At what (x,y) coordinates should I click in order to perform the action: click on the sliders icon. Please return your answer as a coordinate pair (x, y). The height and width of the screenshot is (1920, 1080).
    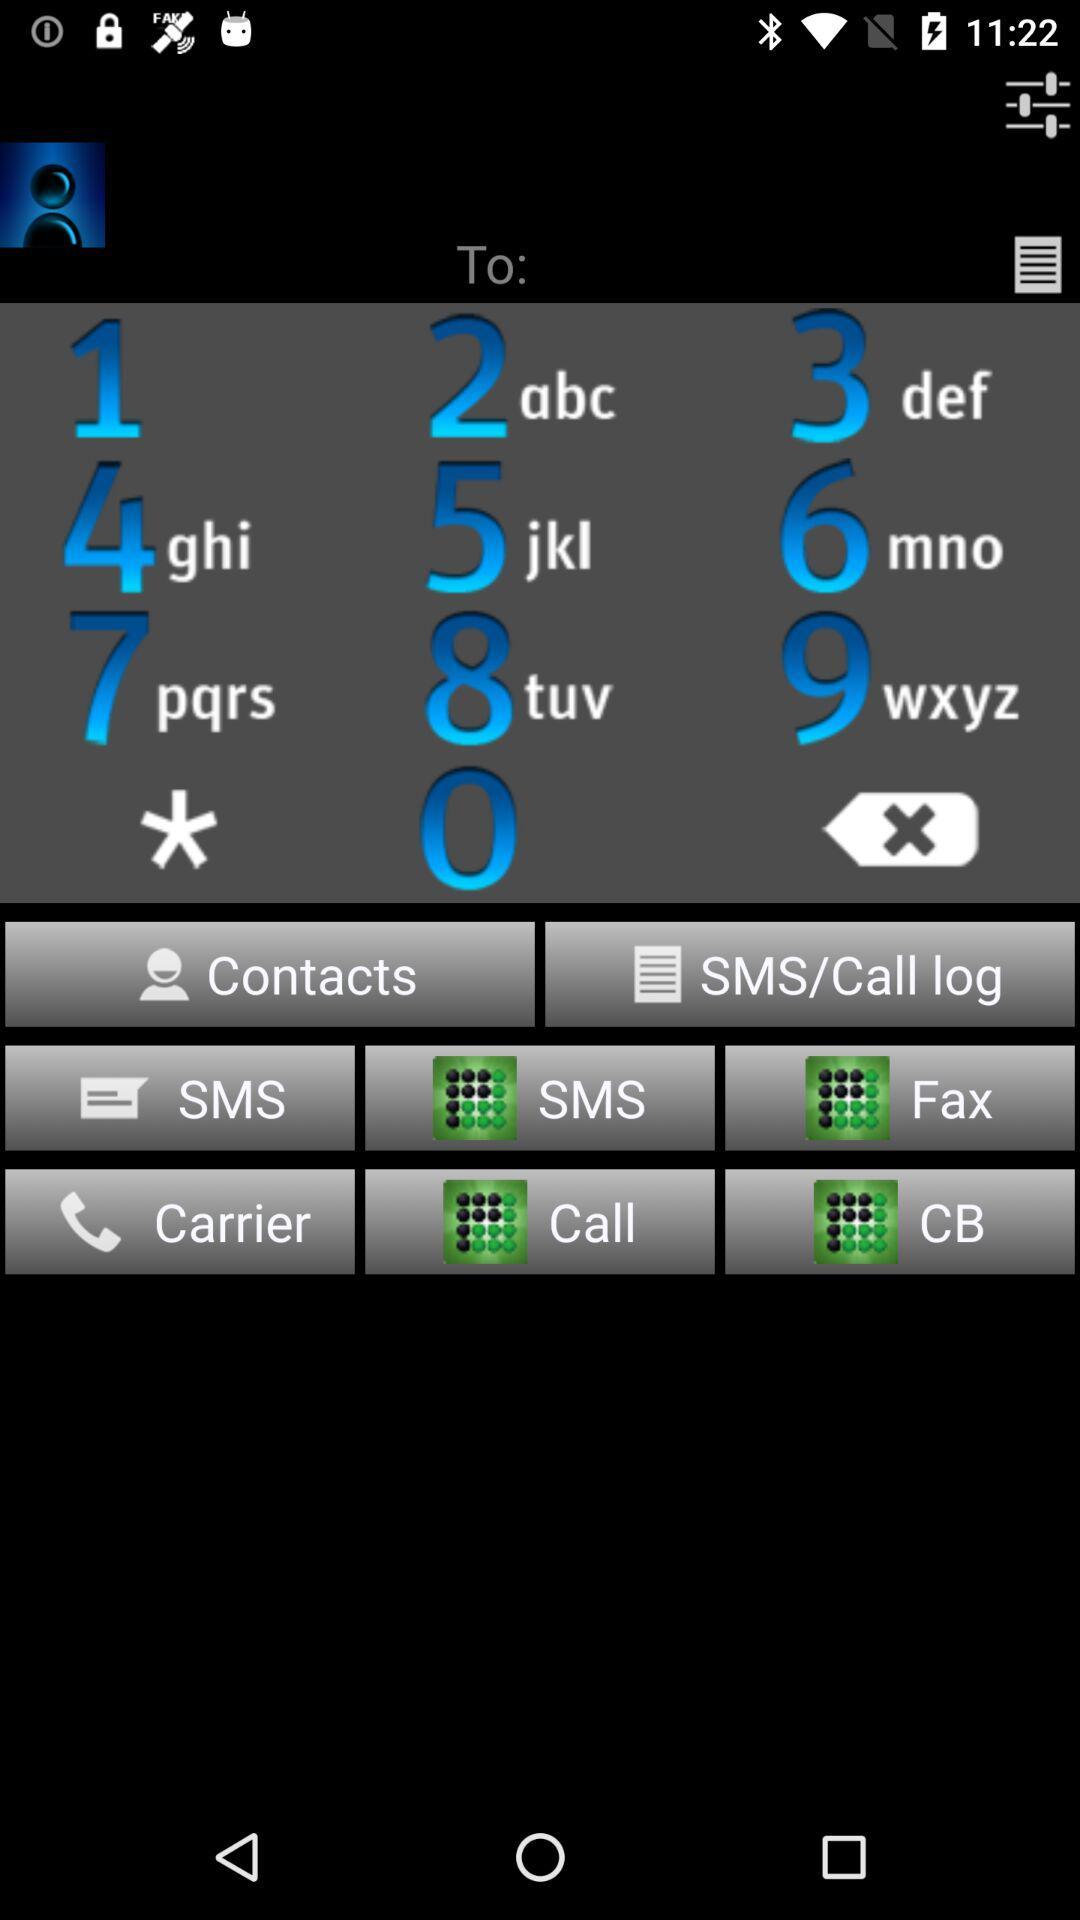
    Looking at the image, I should click on (540, 528).